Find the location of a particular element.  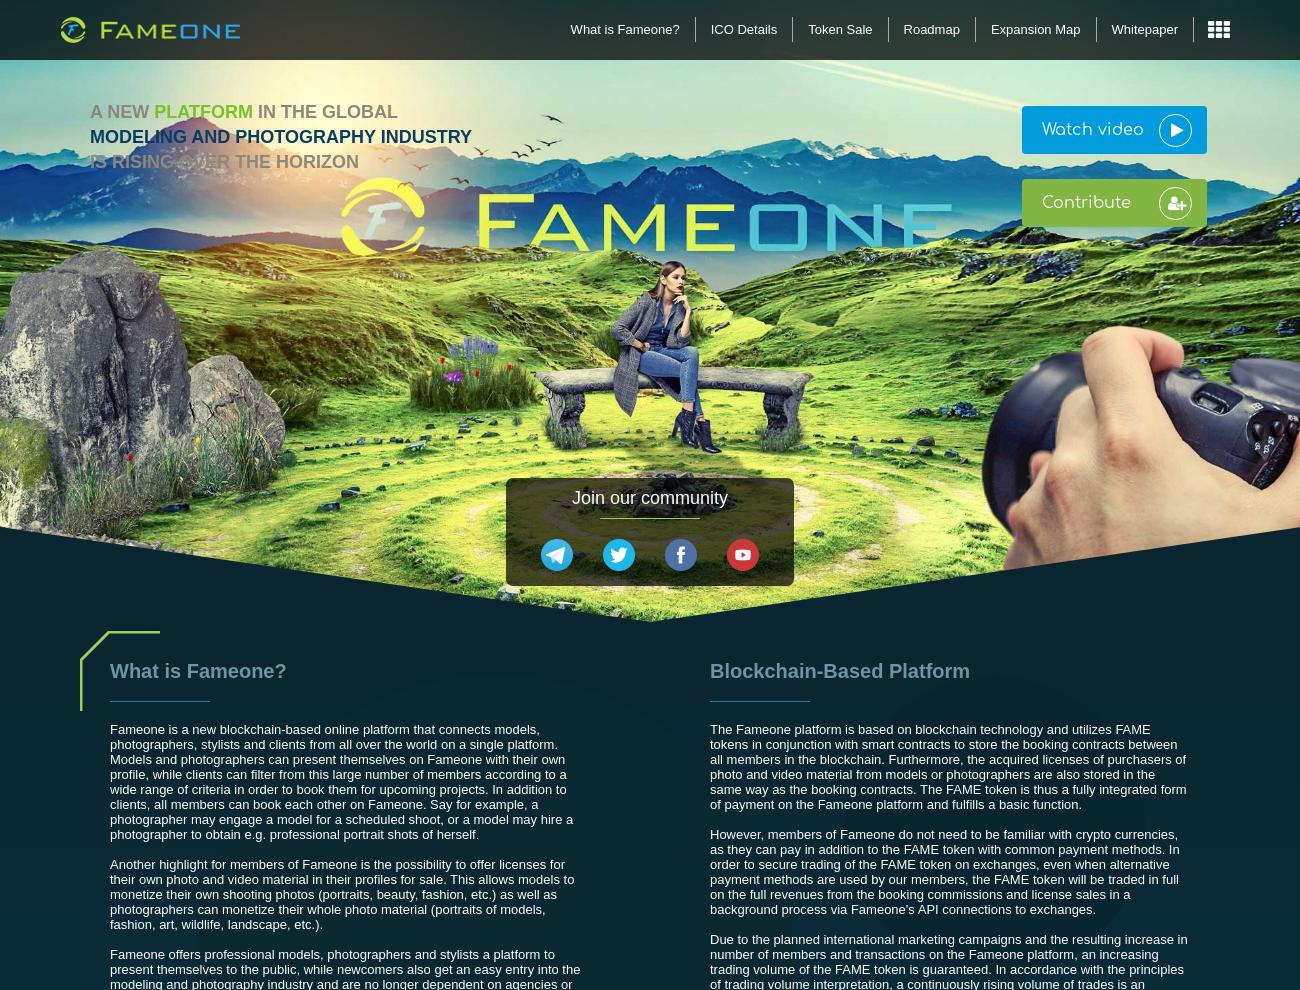

'Blockchain-Based Platform' is located at coordinates (840, 671).